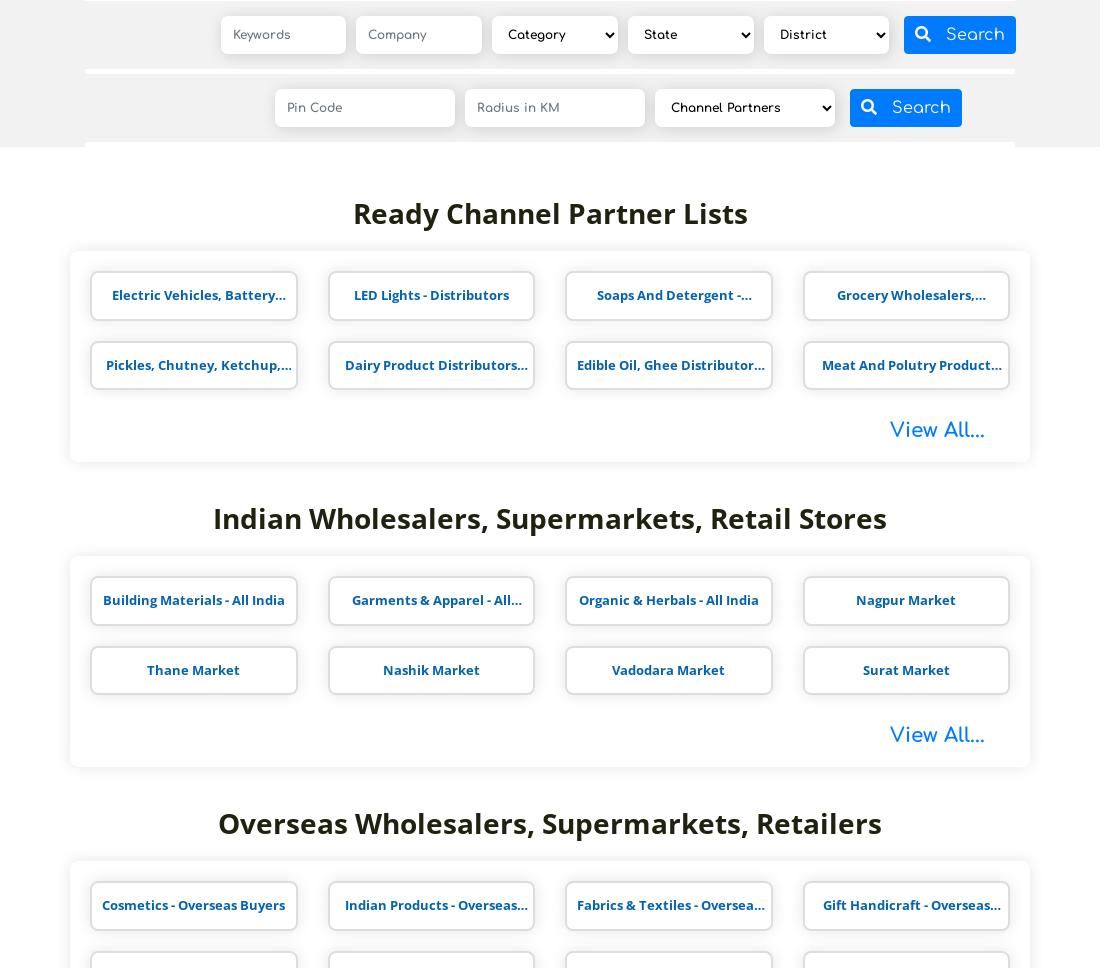 This screenshot has height=968, width=1115. What do you see at coordinates (216, 822) in the screenshot?
I see `'Overseas Wholesalers, Supermarkets, Retailers'` at bounding box center [216, 822].